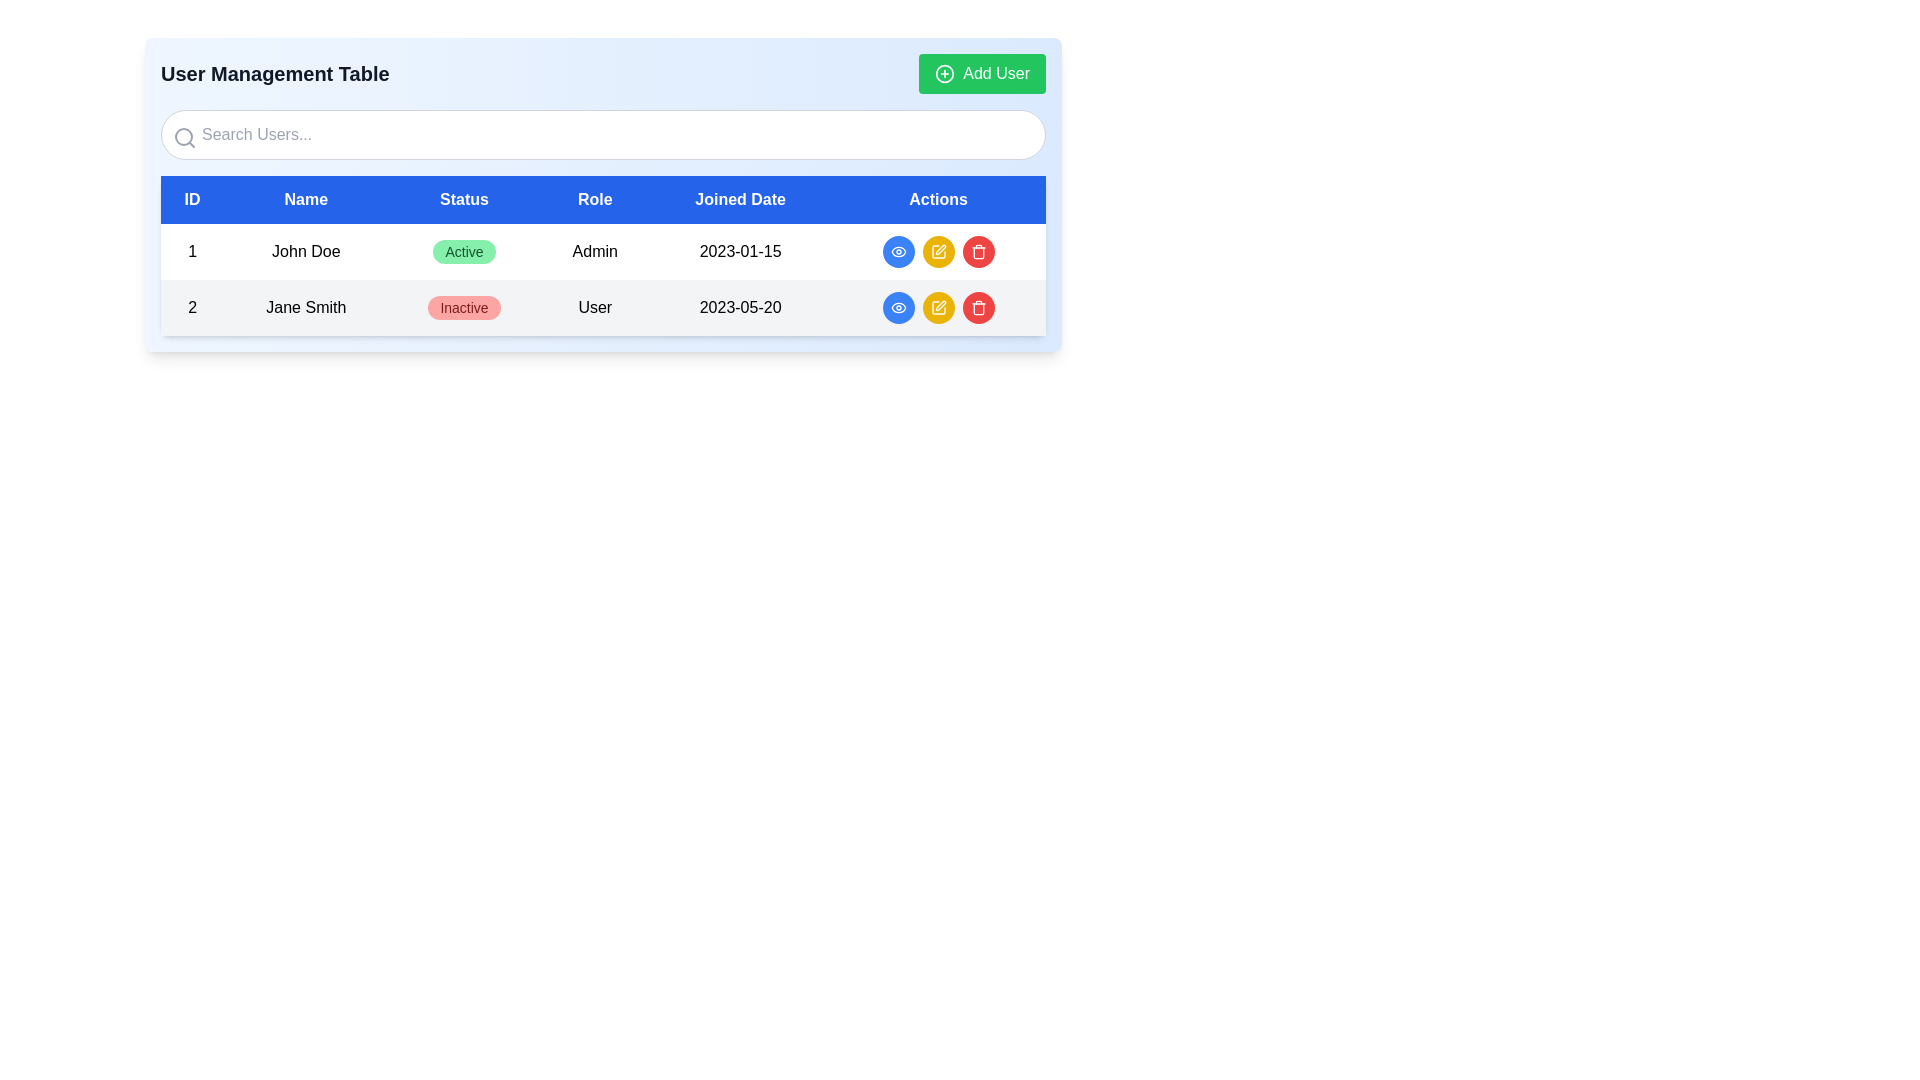 The height and width of the screenshot is (1080, 1920). I want to click on the 'ID' column header cell in the data table, which is the first column header of the table containing other headers like 'Name', 'Status', 'Role', 'Joined Date', and 'Actions', so click(192, 200).